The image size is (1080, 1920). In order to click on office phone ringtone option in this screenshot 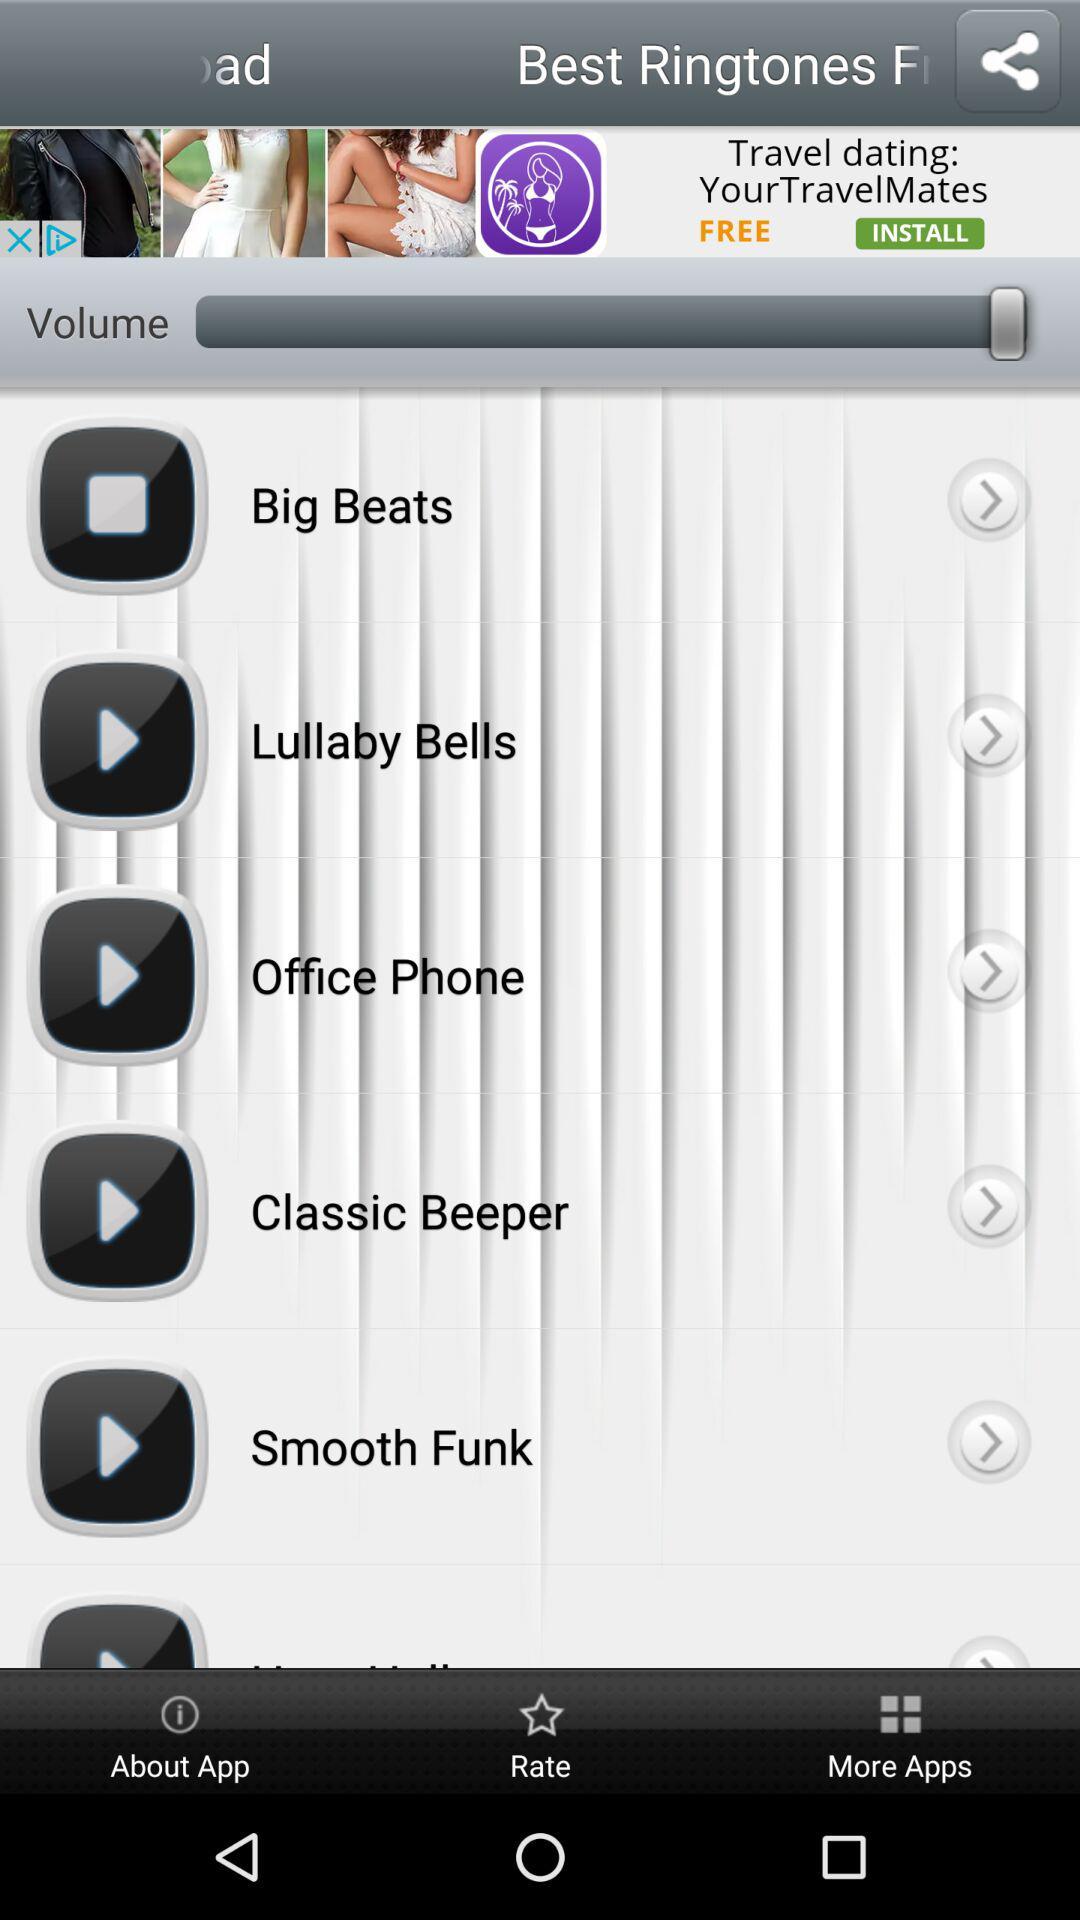, I will do `click(987, 975)`.